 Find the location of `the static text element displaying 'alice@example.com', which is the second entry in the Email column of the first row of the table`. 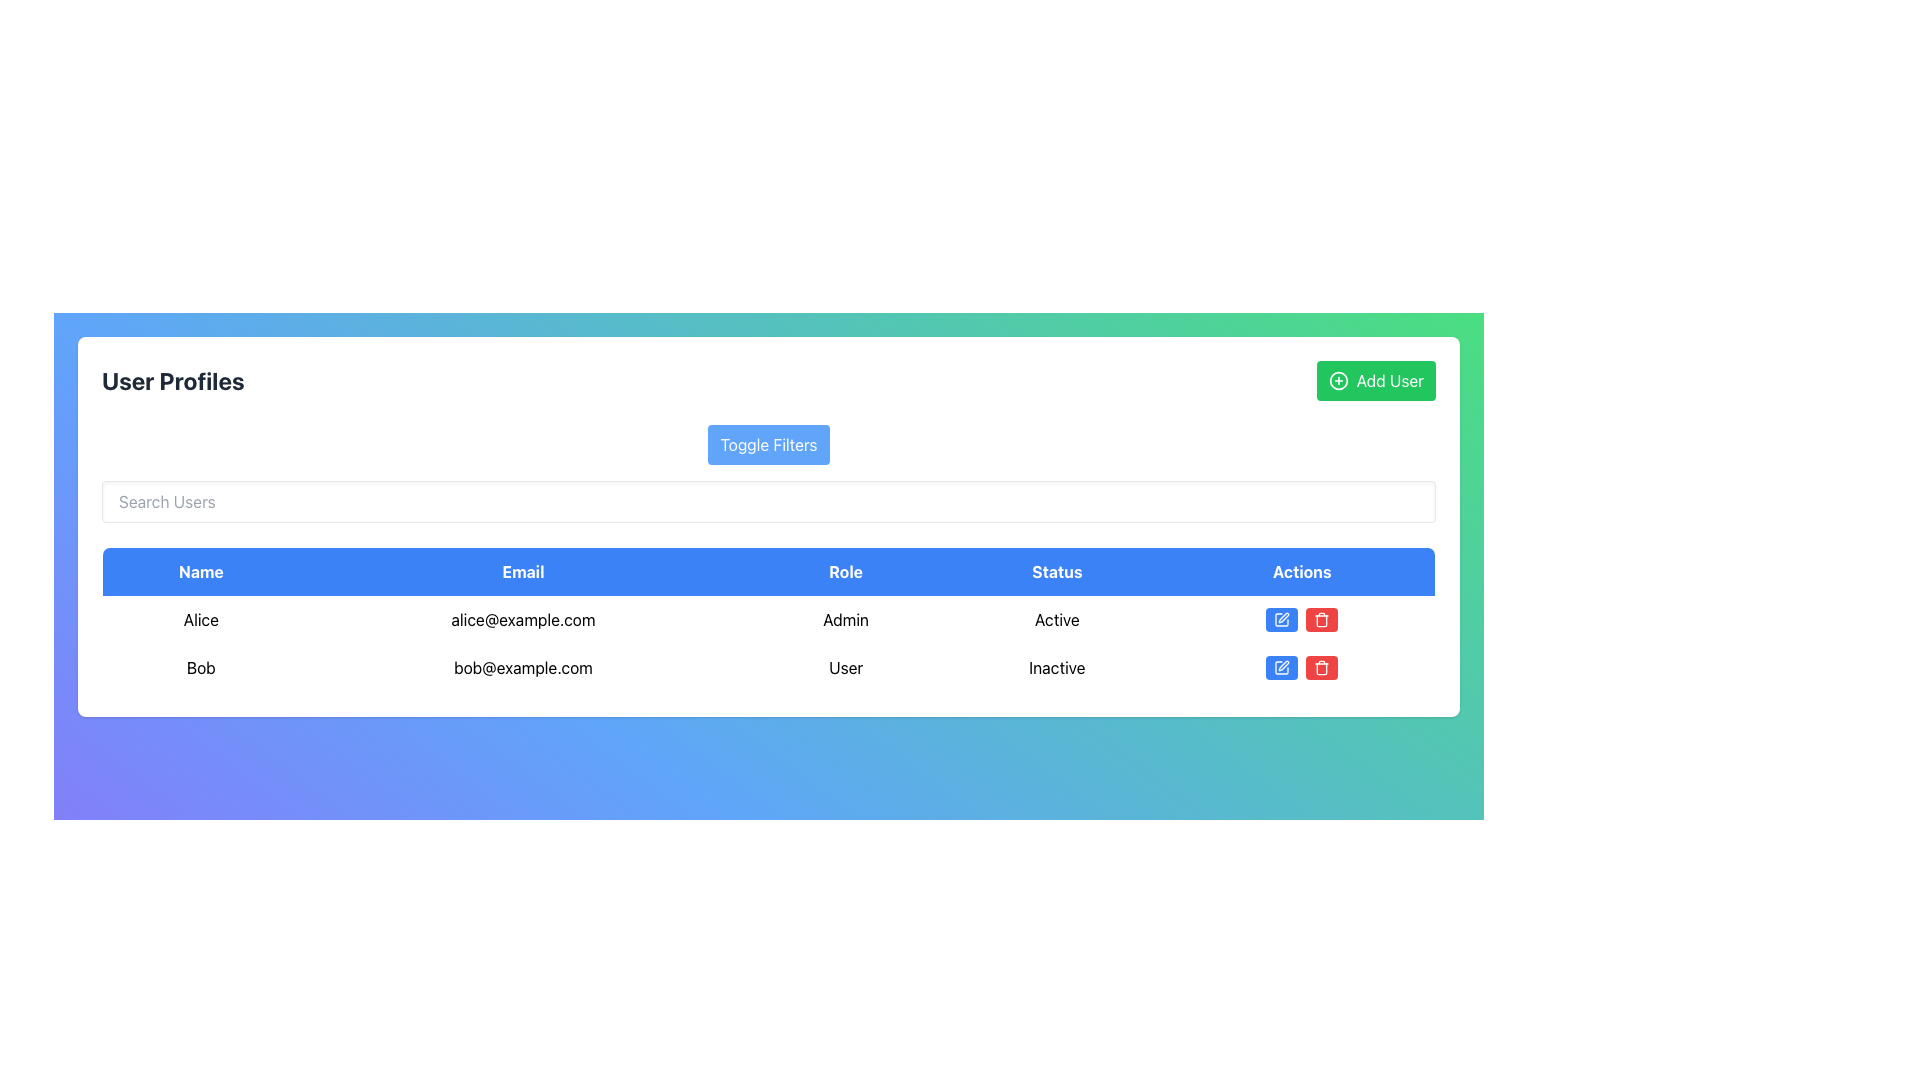

the static text element displaying 'alice@example.com', which is the second entry in the Email column of the first row of the table is located at coordinates (523, 619).